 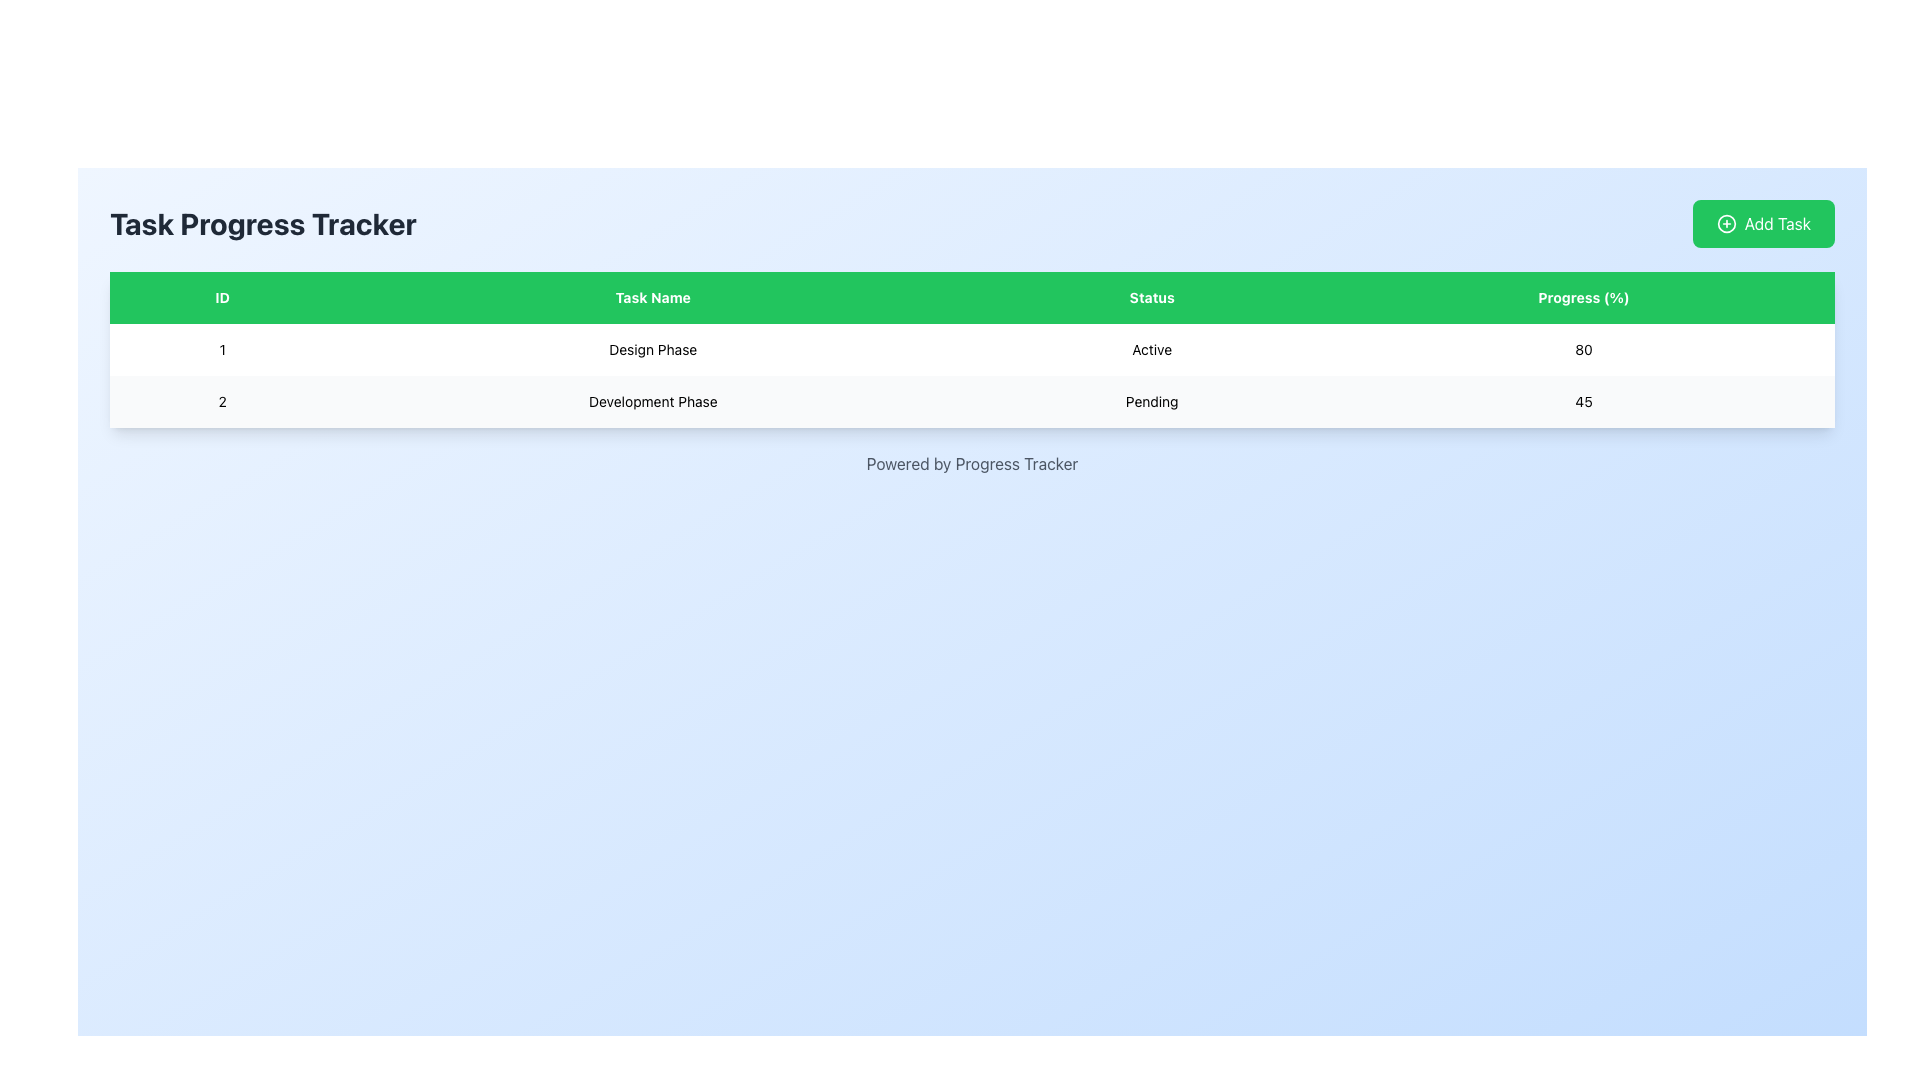 What do you see at coordinates (262, 223) in the screenshot?
I see `the text label displaying 'Task Progress Tracker', which is styled in bold, large dark gray font and is positioned at the top left of the interface` at bounding box center [262, 223].